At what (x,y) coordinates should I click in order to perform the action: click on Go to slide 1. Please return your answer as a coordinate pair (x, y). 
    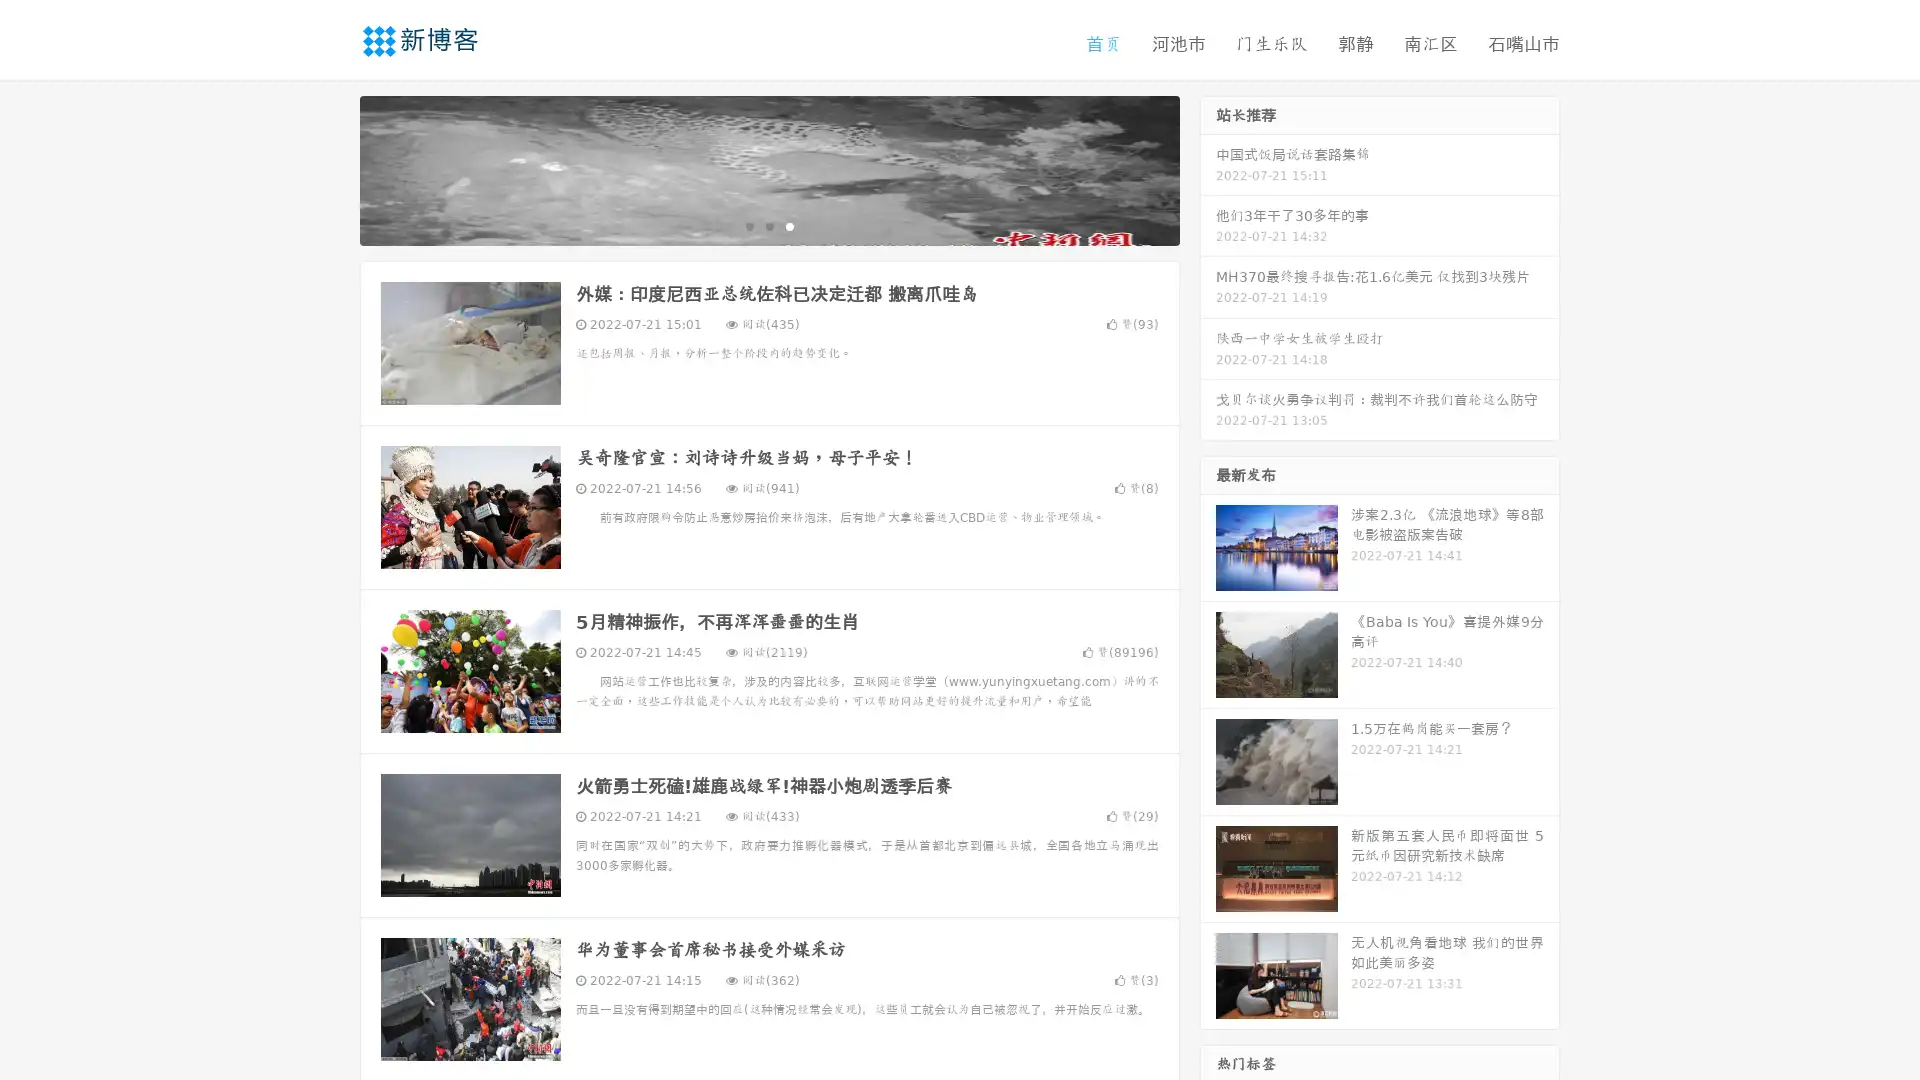
    Looking at the image, I should click on (748, 225).